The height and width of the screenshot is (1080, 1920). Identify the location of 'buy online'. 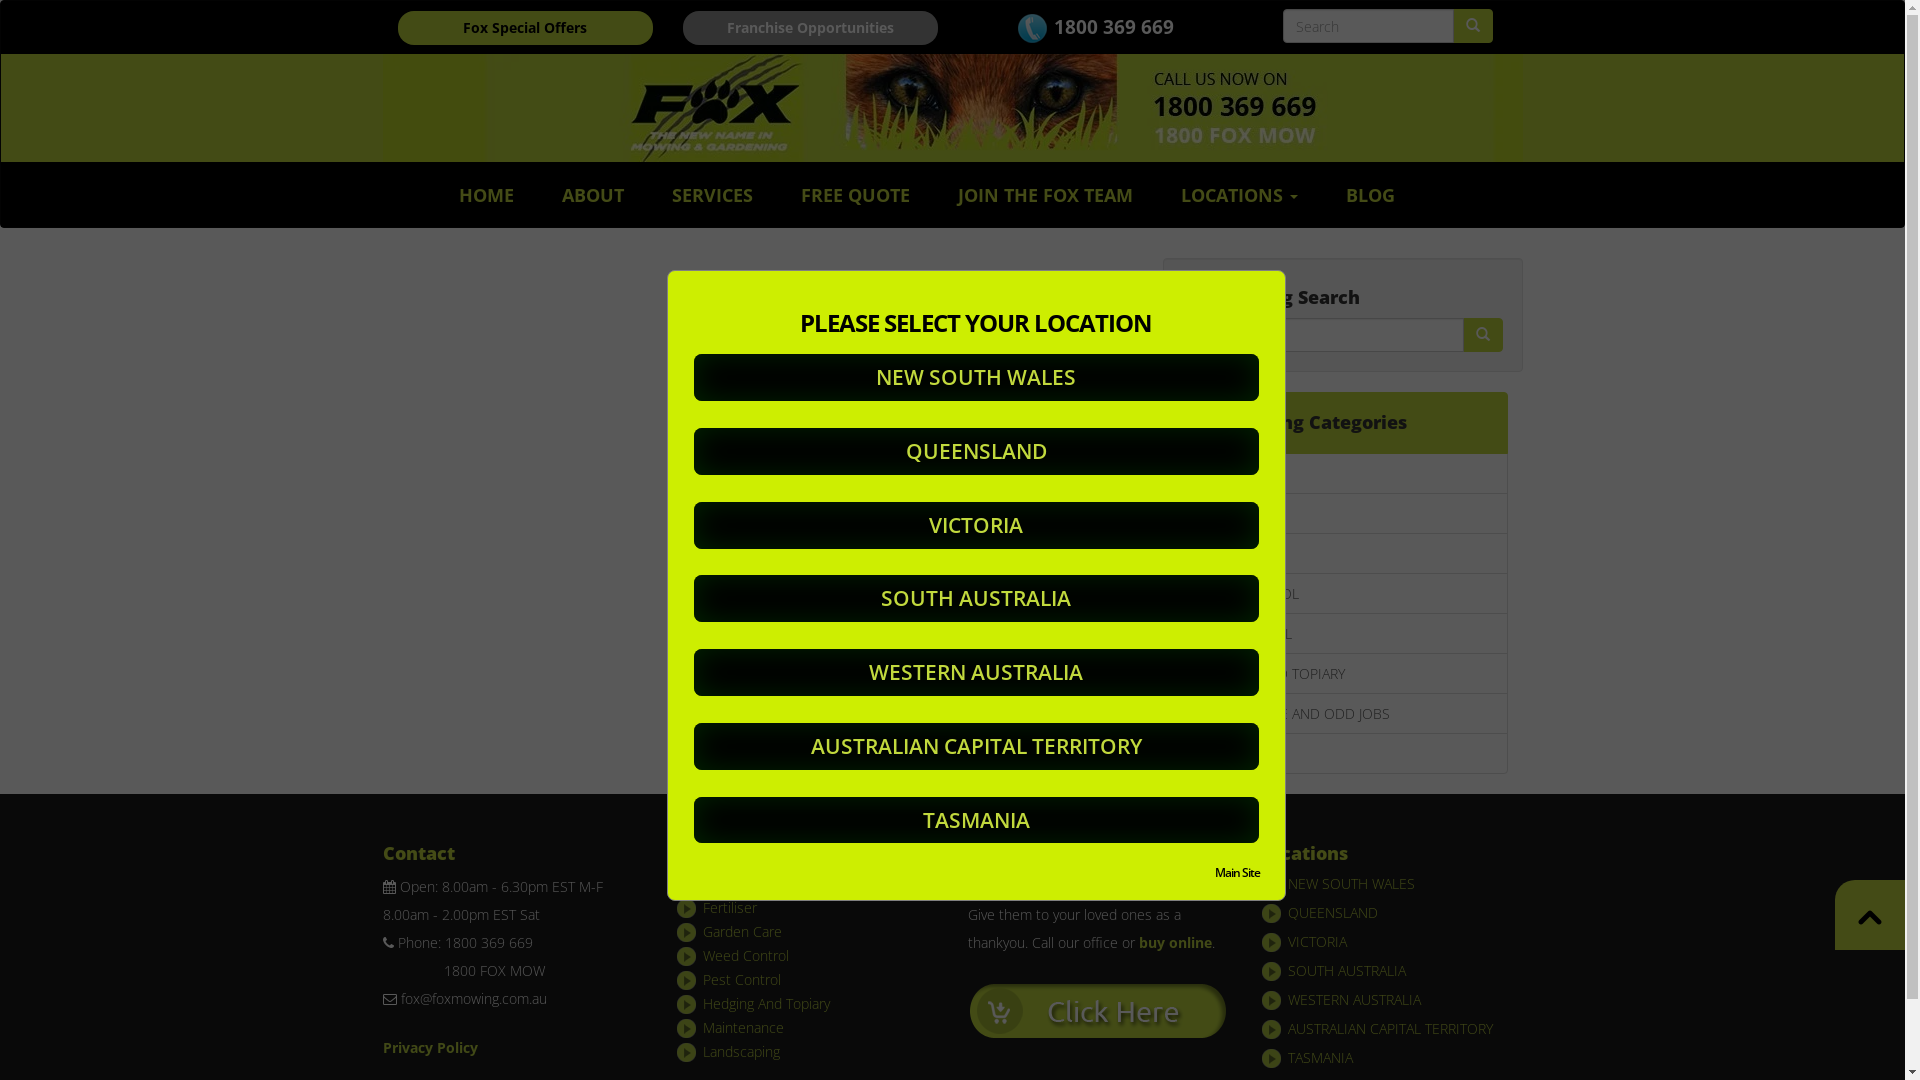
(1174, 942).